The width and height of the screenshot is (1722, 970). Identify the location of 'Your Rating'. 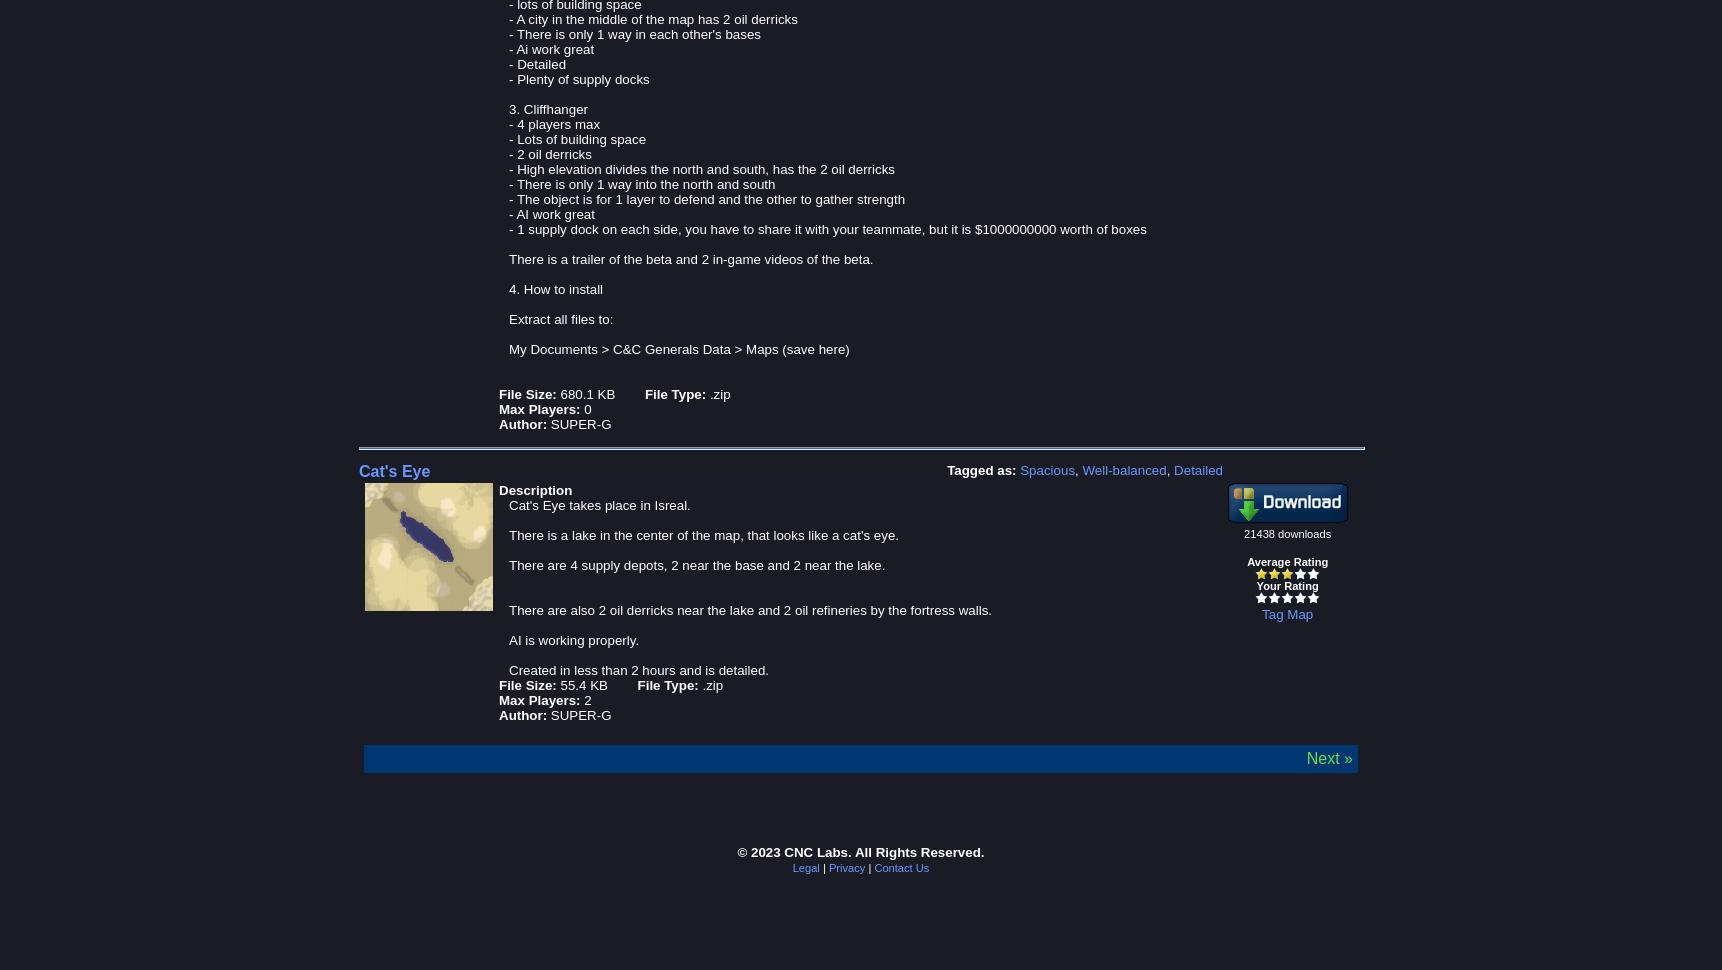
(1287, 585).